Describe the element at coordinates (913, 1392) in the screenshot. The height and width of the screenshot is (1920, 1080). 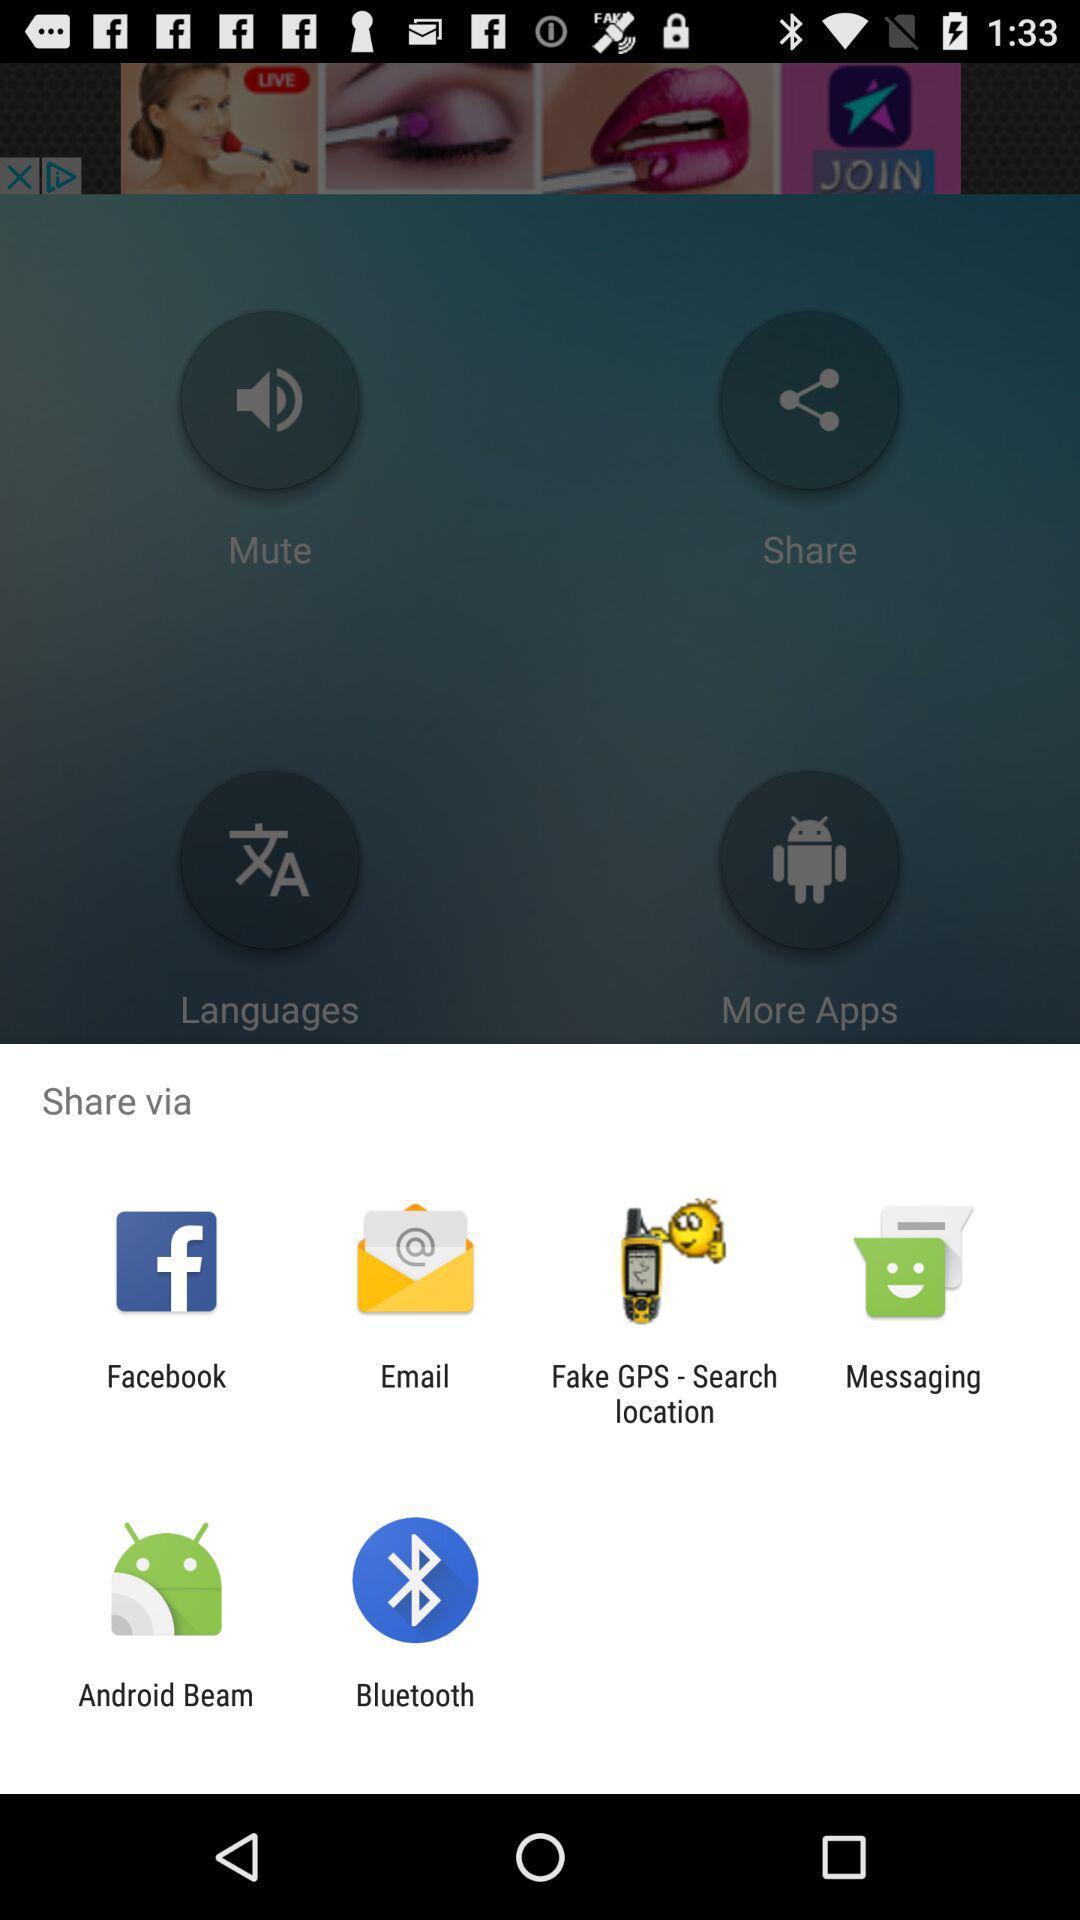
I see `messaging at the bottom right corner` at that location.